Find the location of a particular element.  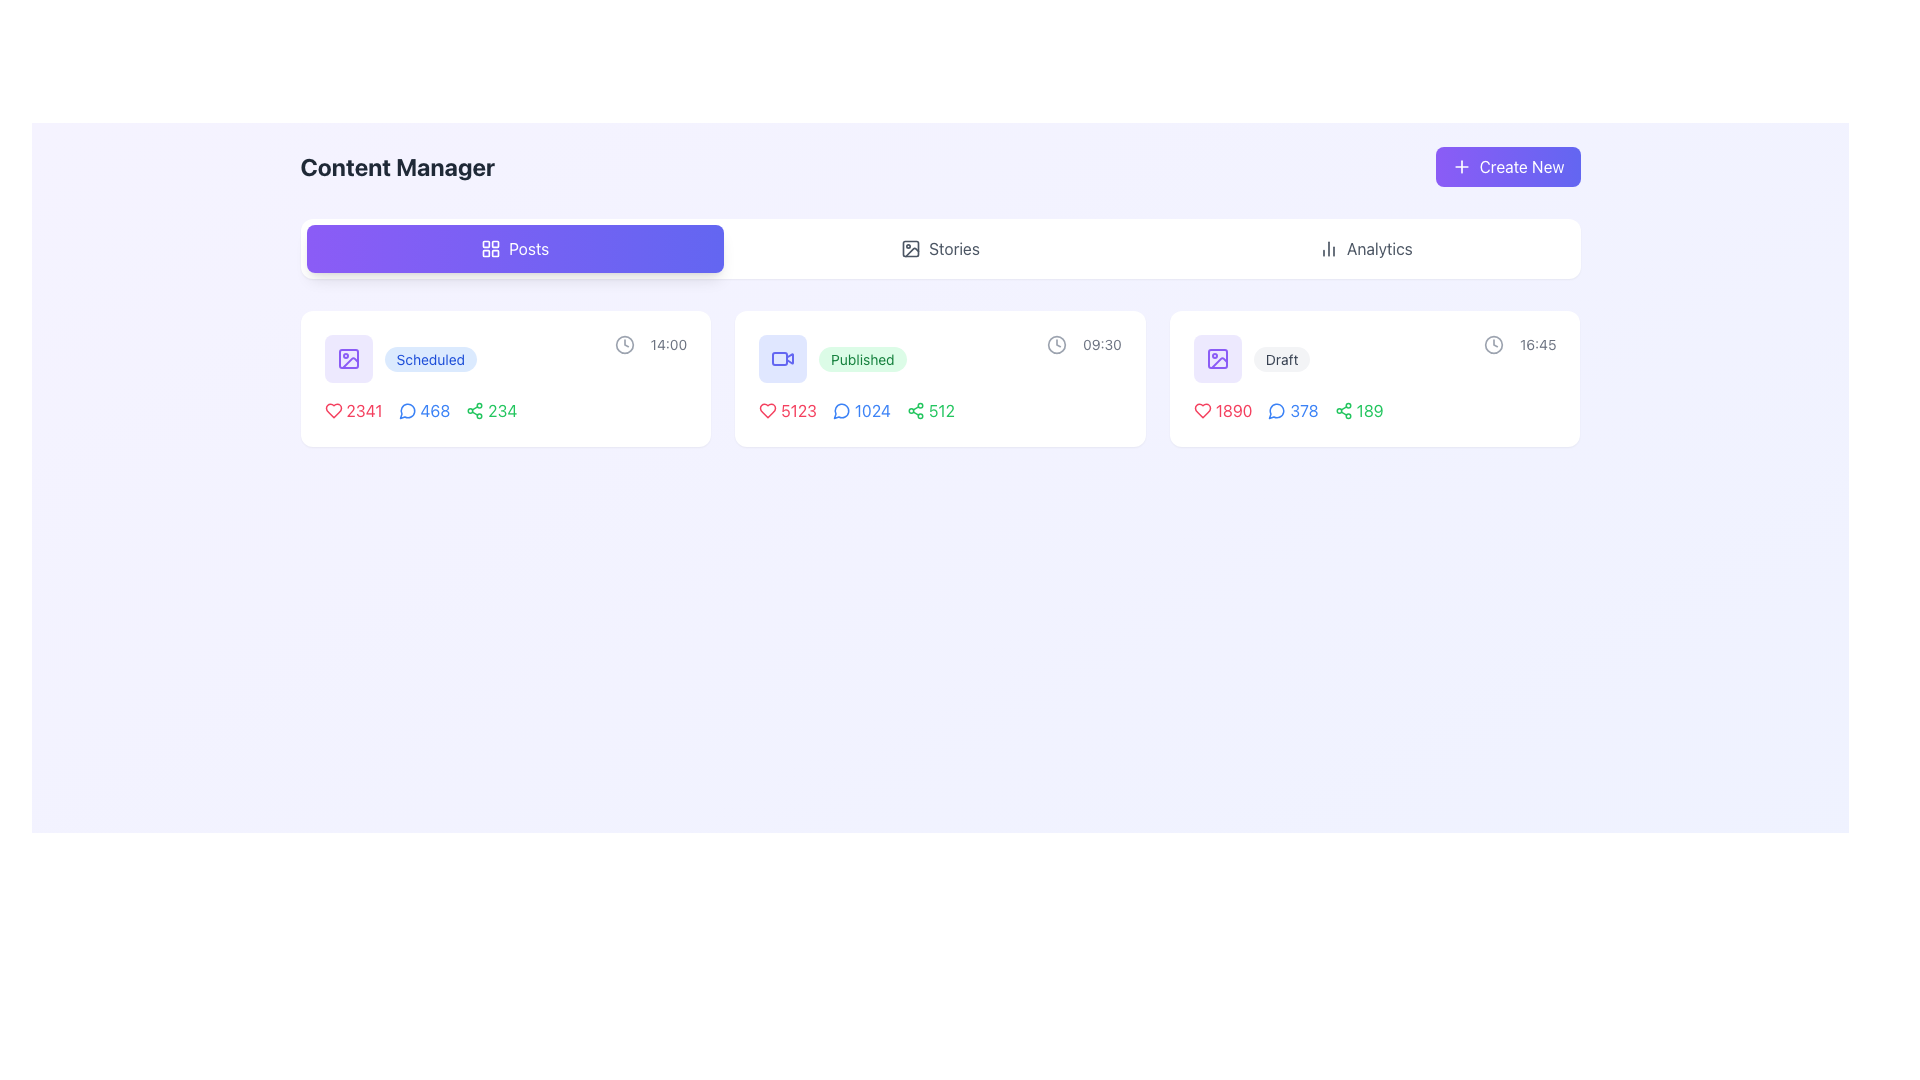

the 'Published' status label located centrally in the second content card, which is positioned above the metrics of likes, comments, and shares is located at coordinates (862, 358).